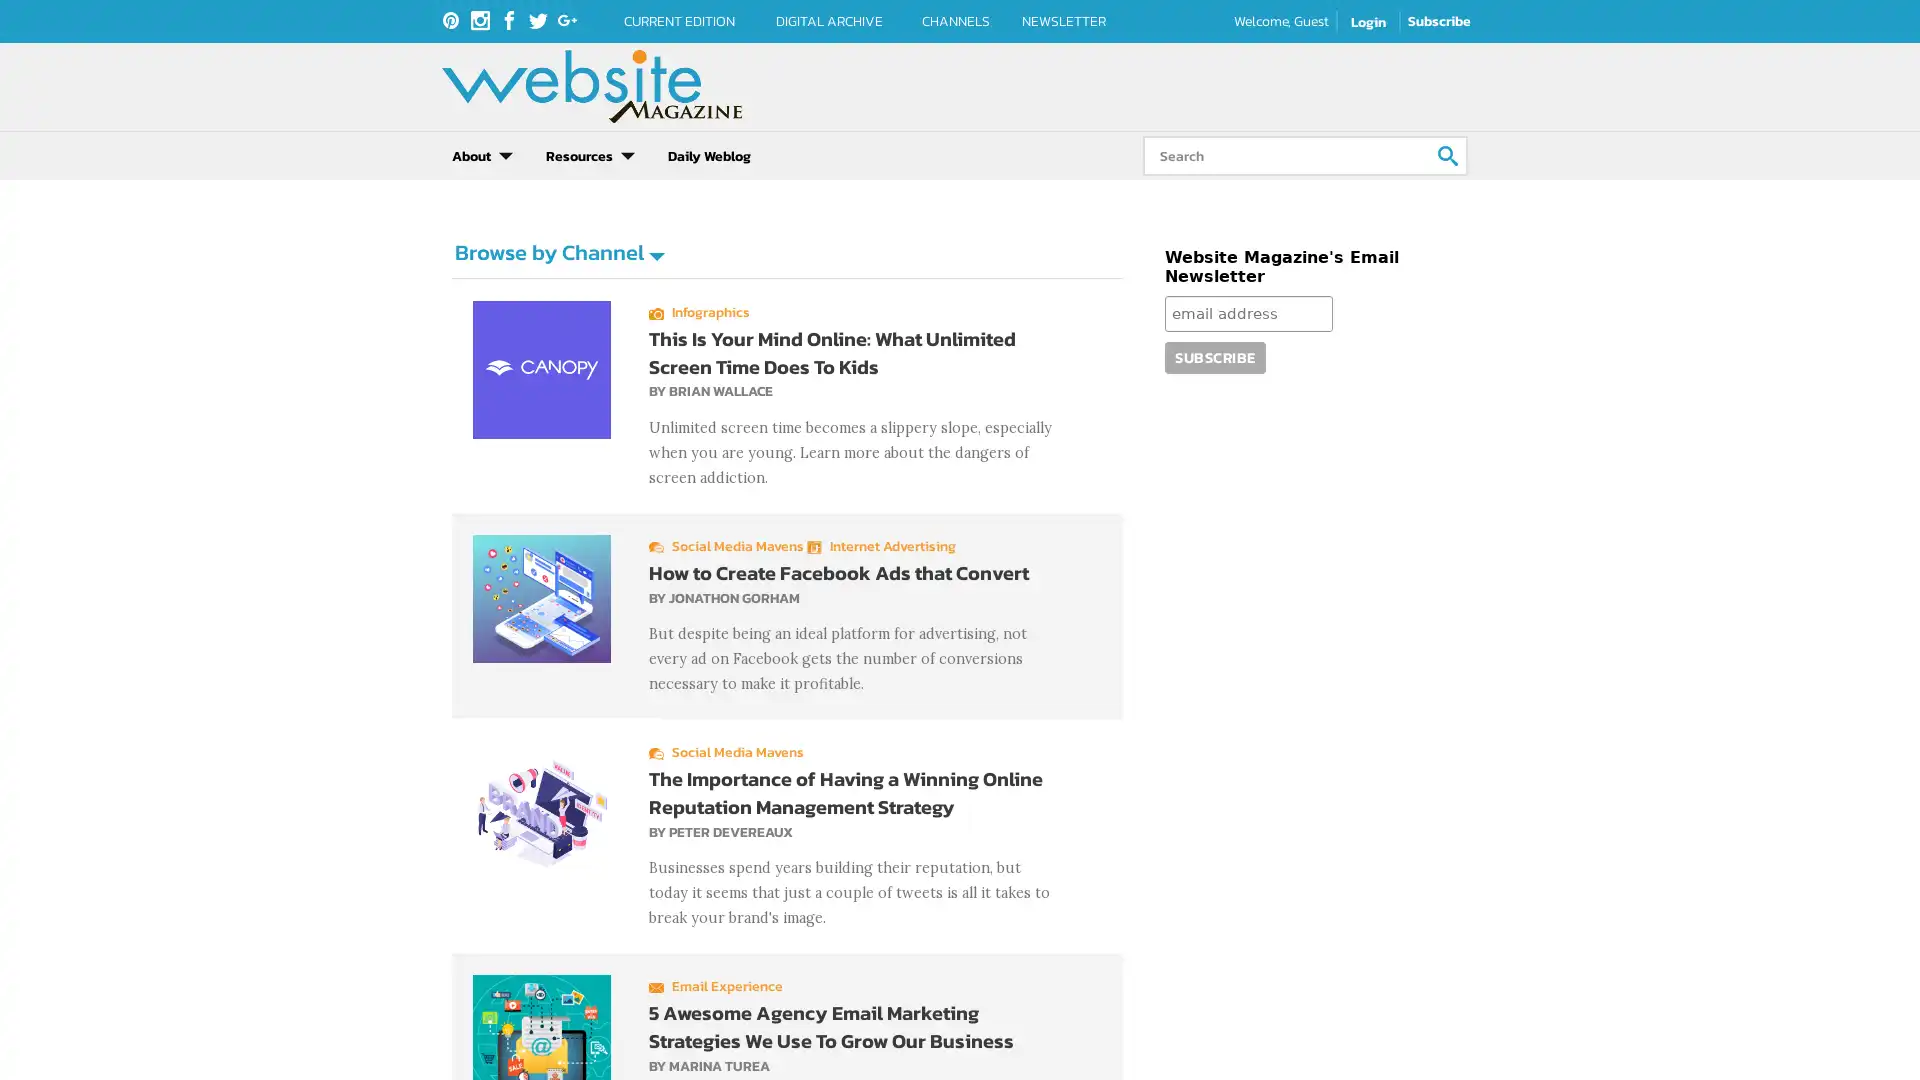 This screenshot has width=1920, height=1080. Describe the element at coordinates (1448, 154) in the screenshot. I see `button` at that location.